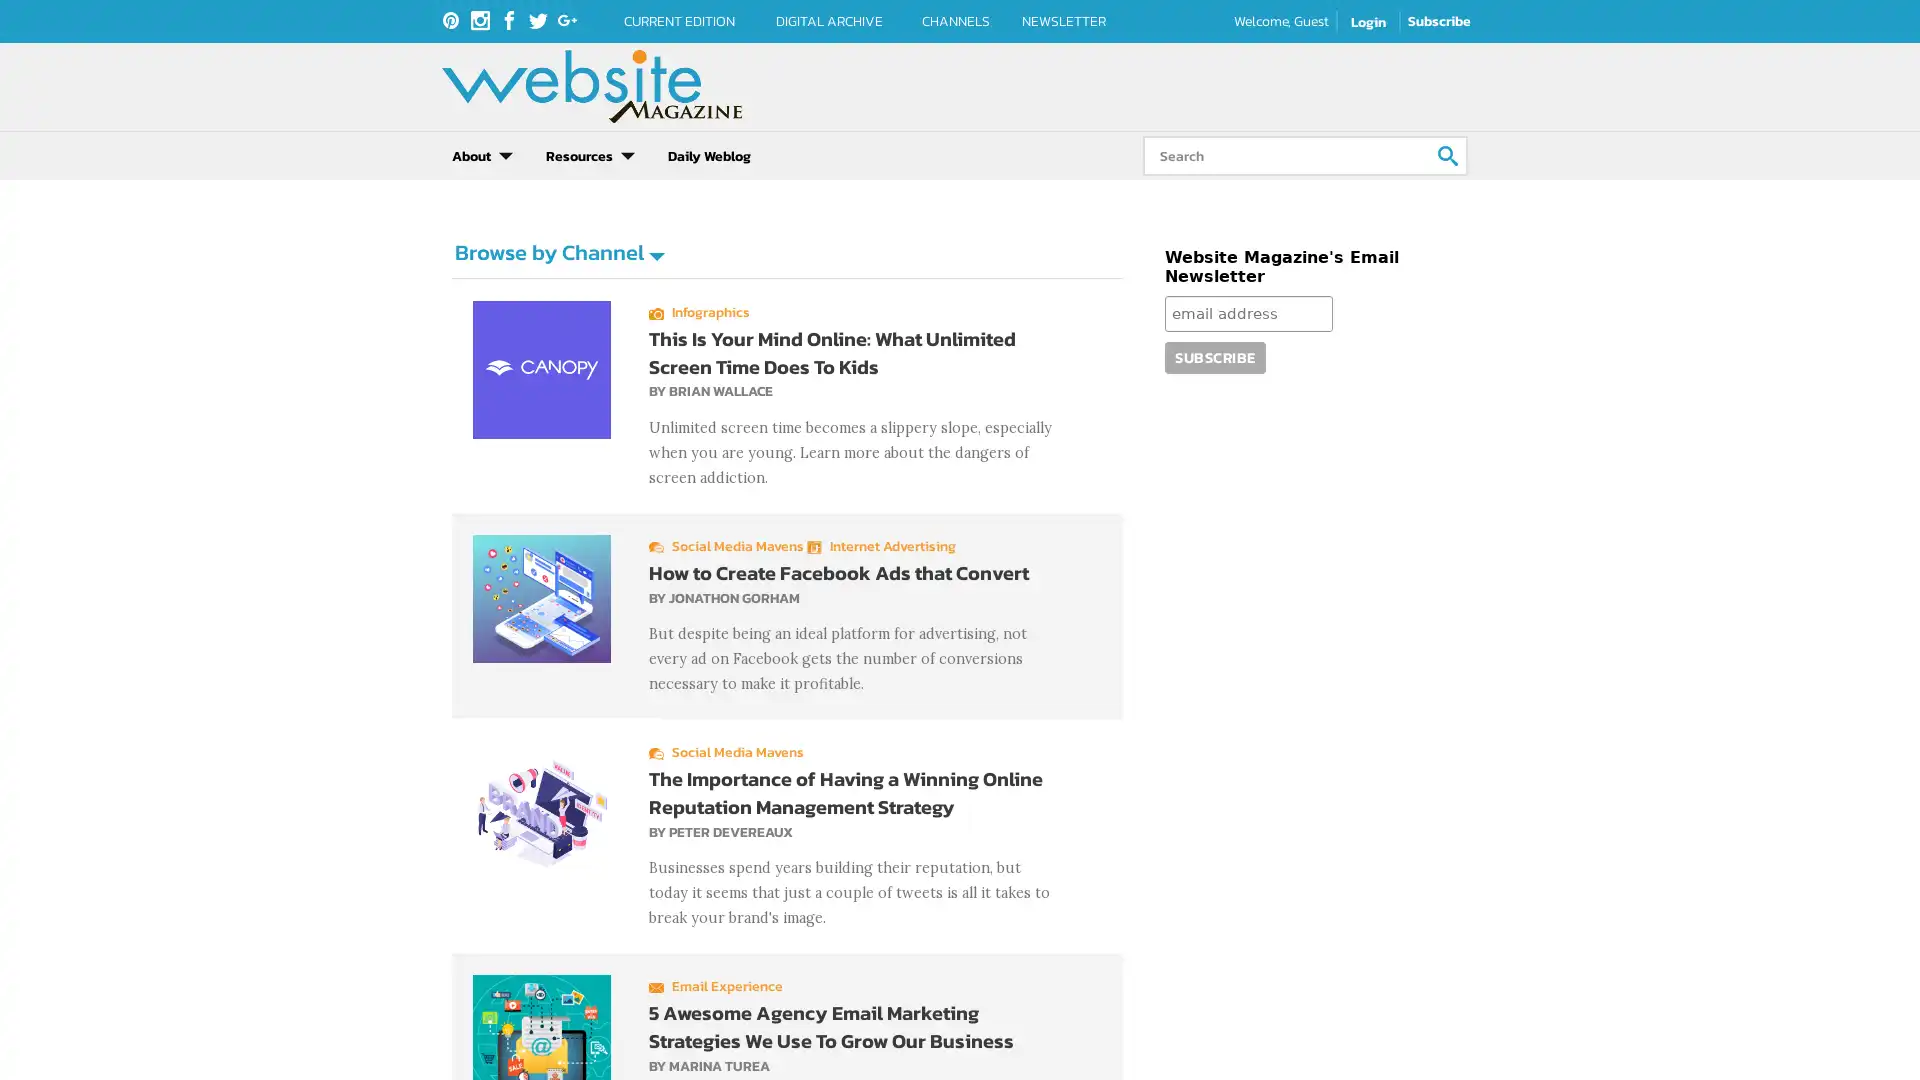 This screenshot has width=1920, height=1080. Describe the element at coordinates (1448, 154) in the screenshot. I see `button` at that location.